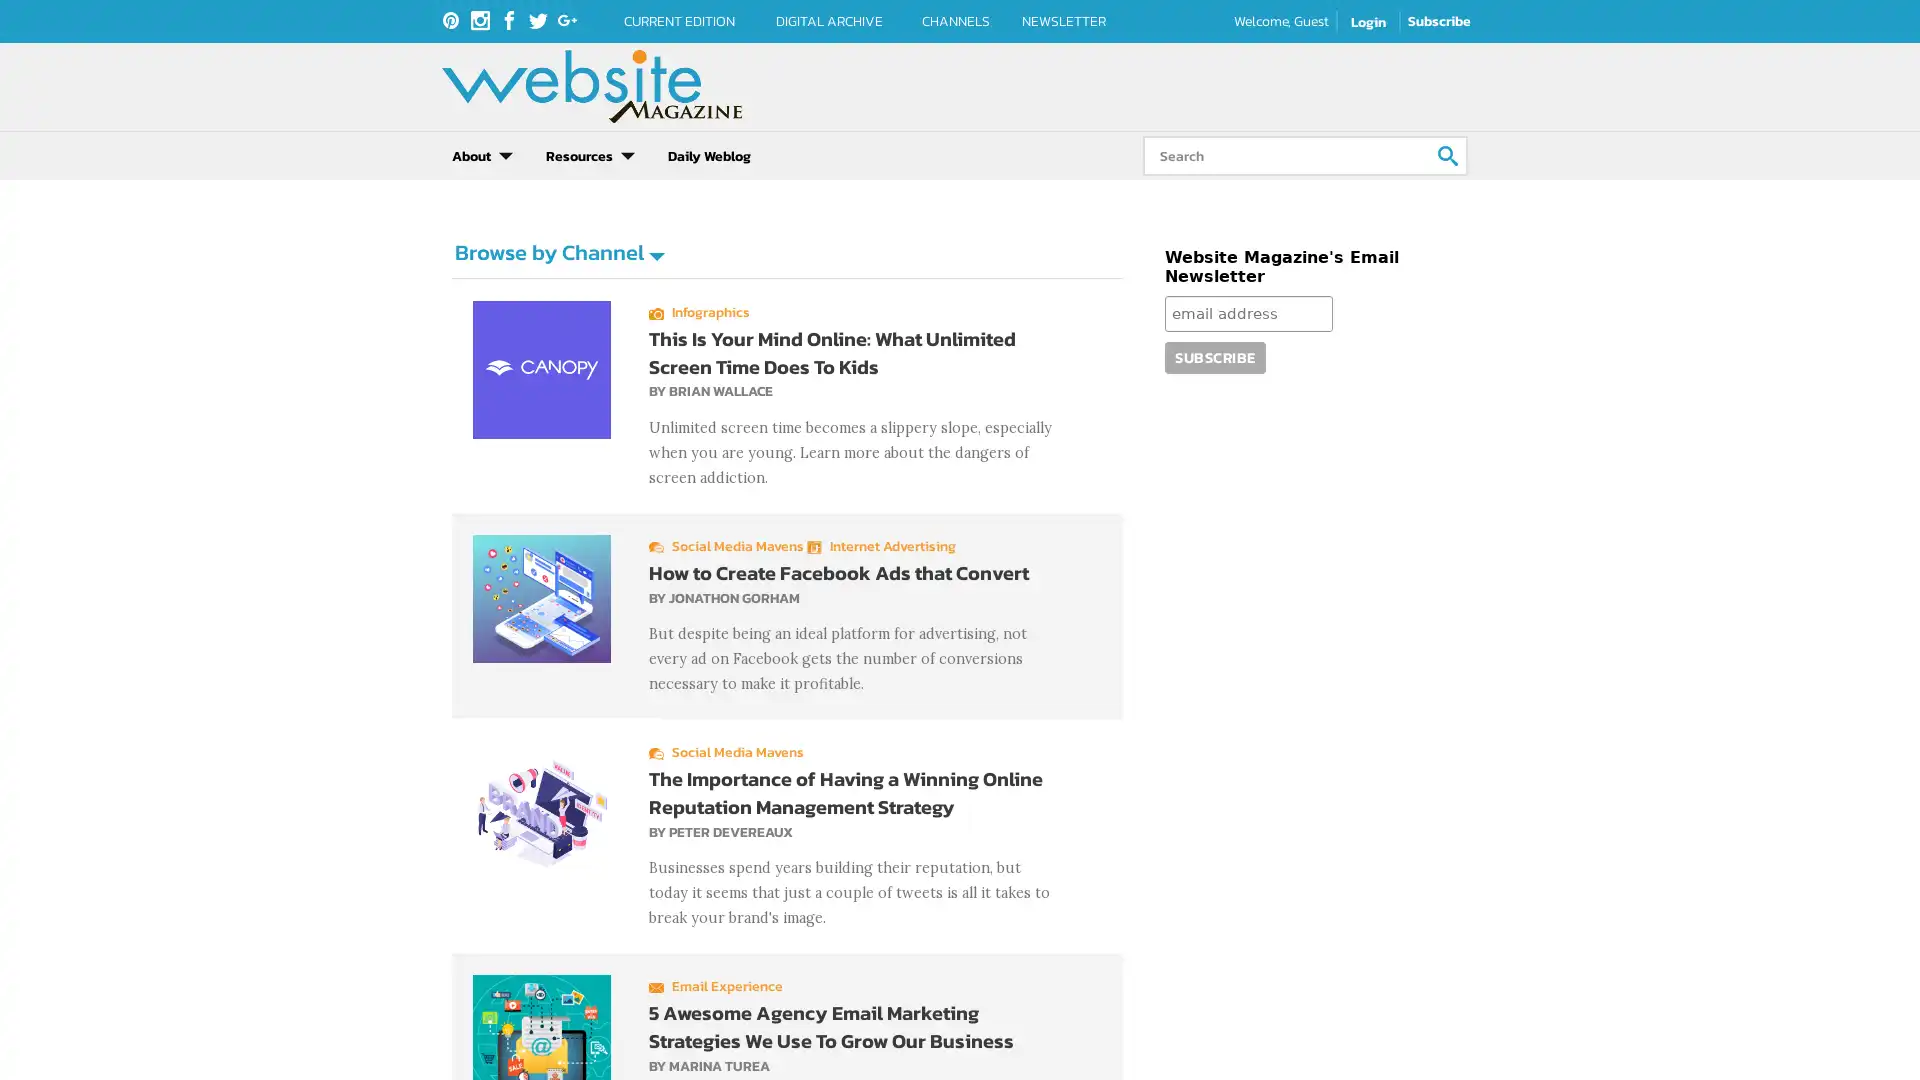 This screenshot has width=1920, height=1080. Describe the element at coordinates (1448, 154) in the screenshot. I see `button` at that location.